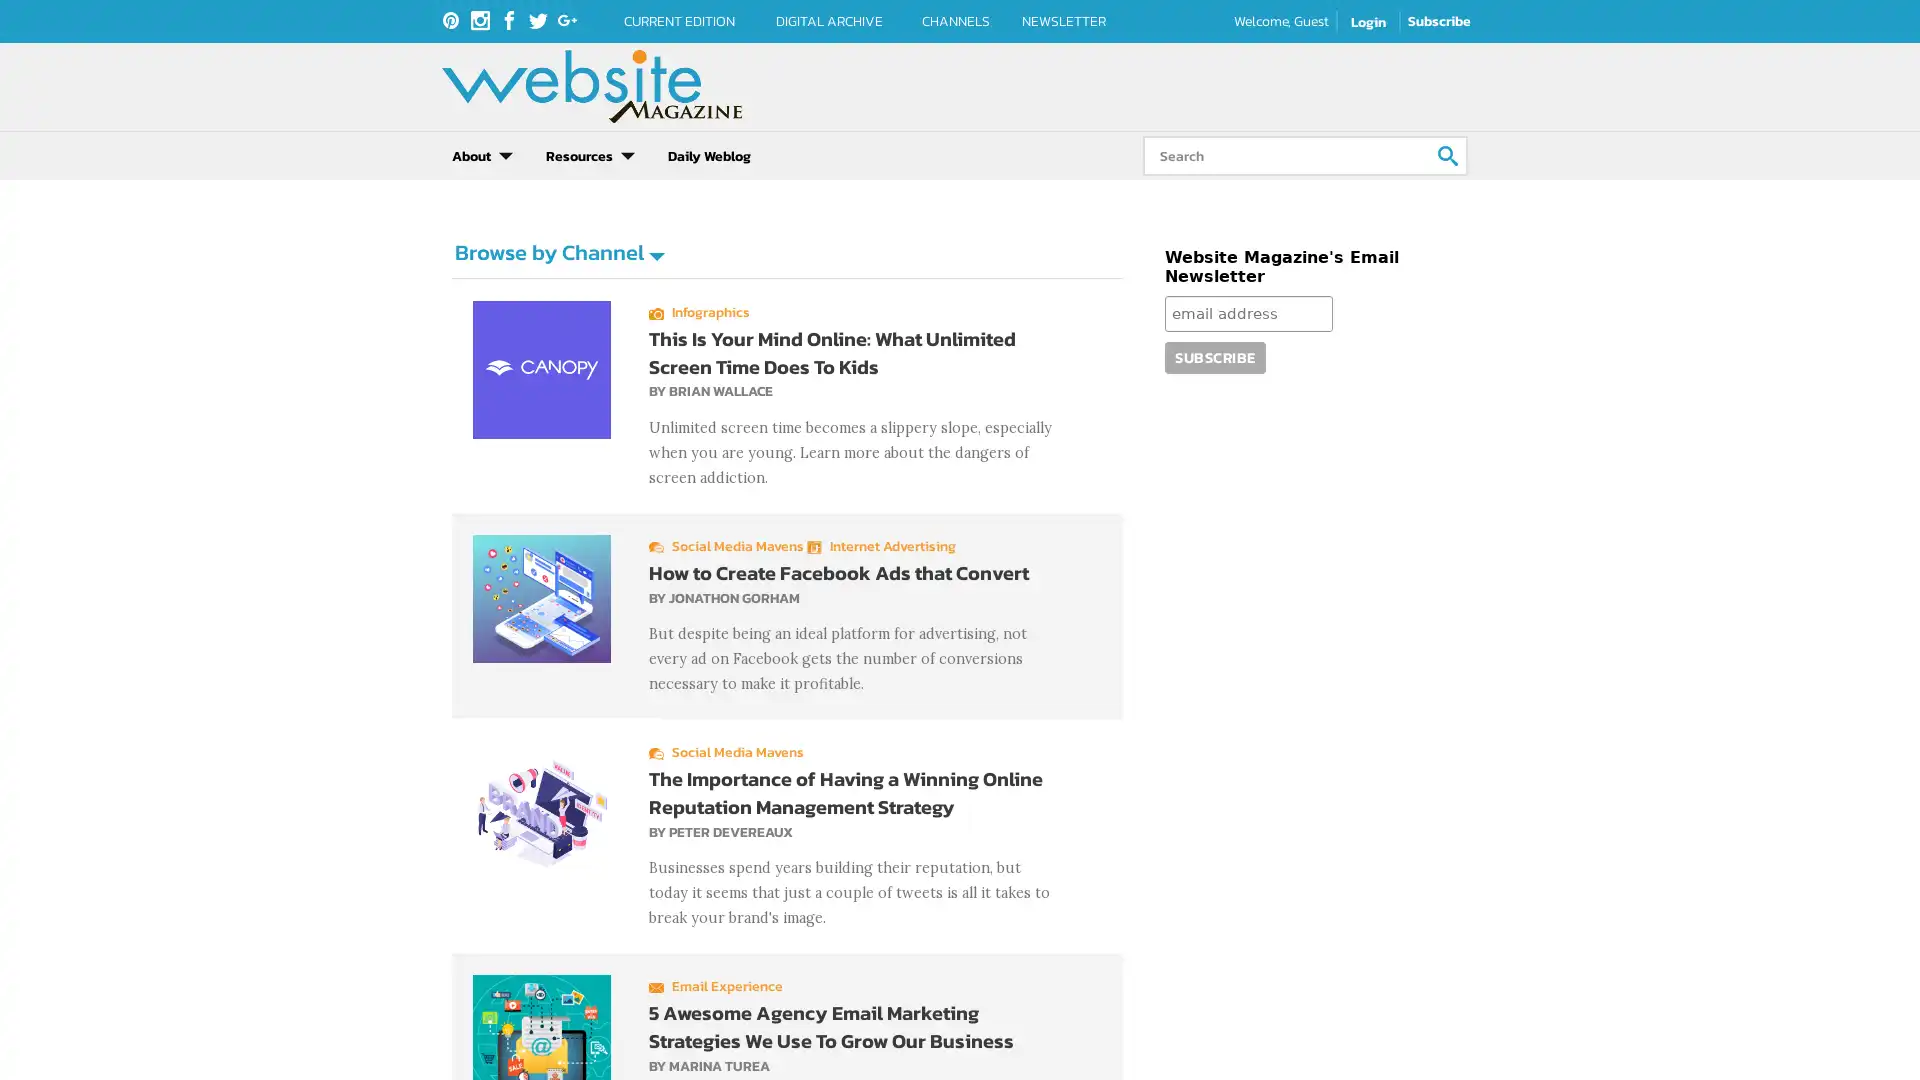 This screenshot has width=1920, height=1080. Describe the element at coordinates (1448, 154) in the screenshot. I see `button` at that location.